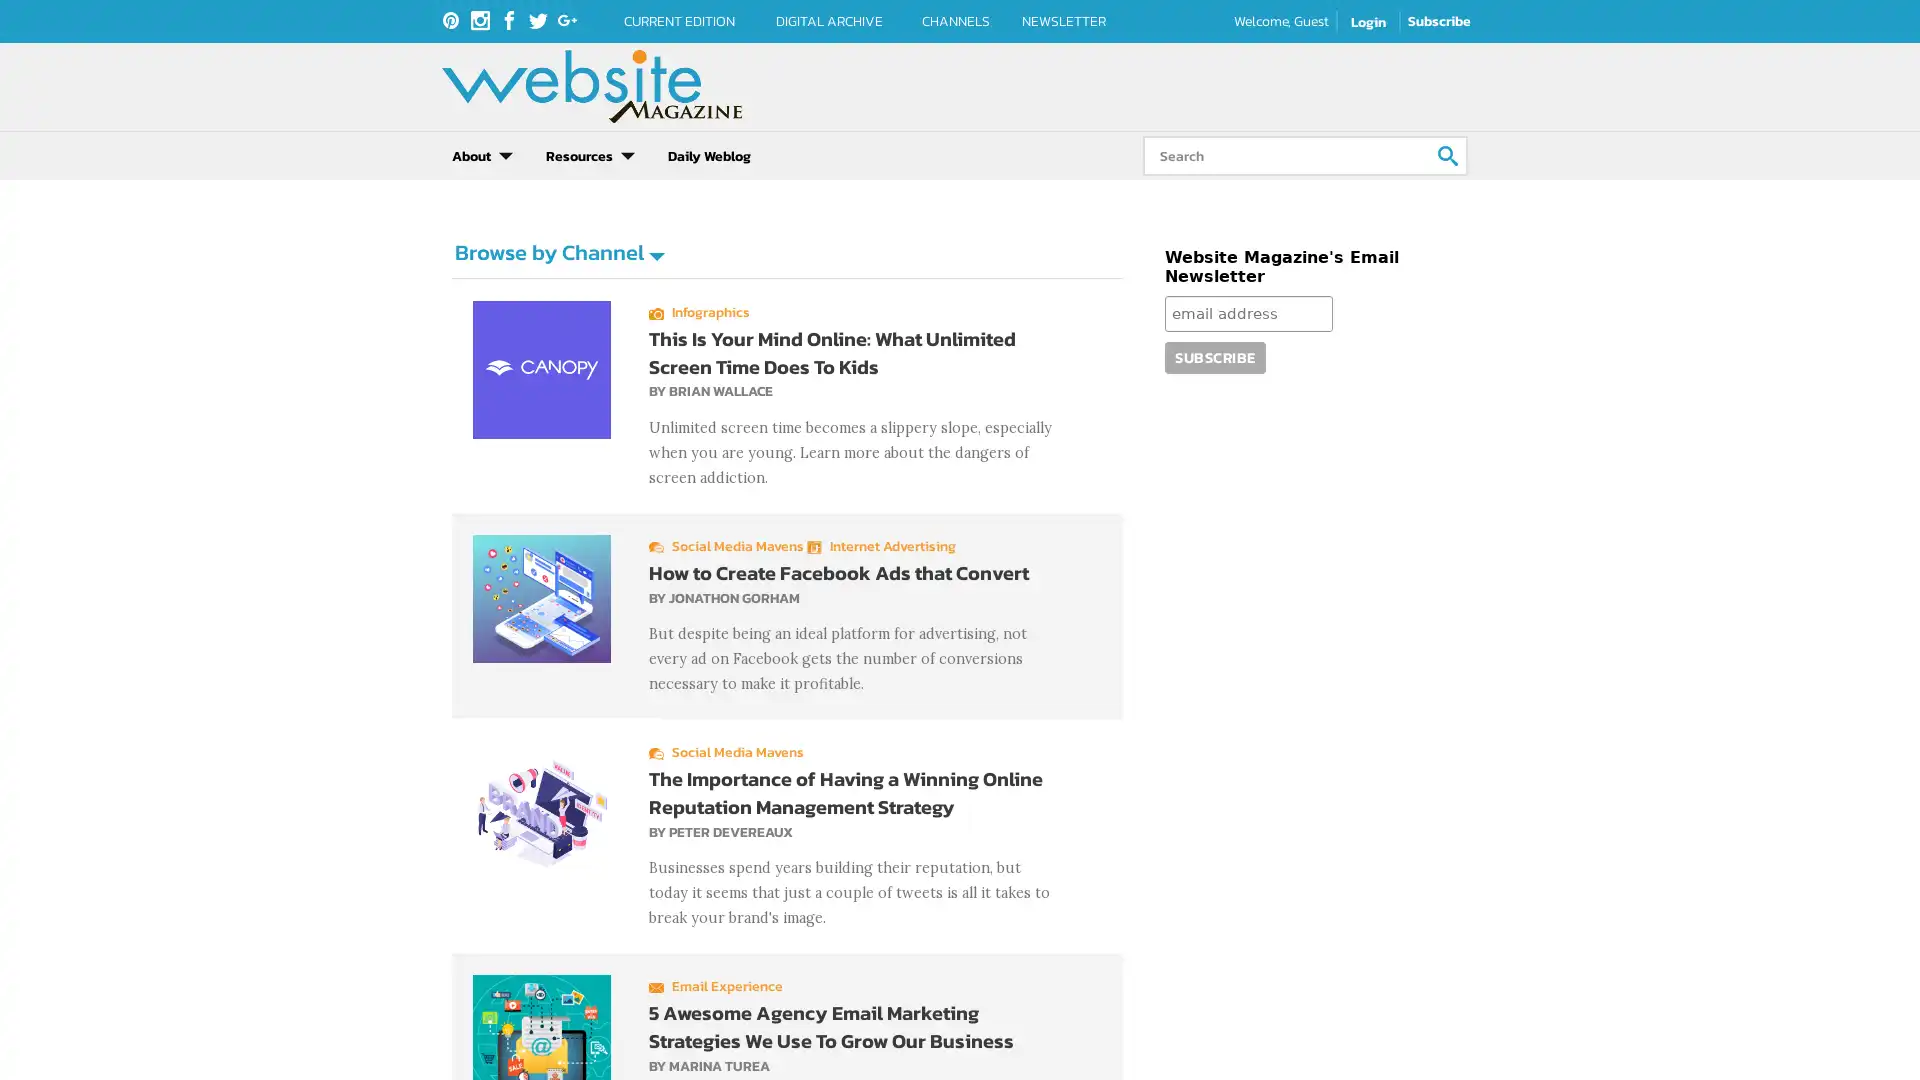 This screenshot has width=1920, height=1080. Describe the element at coordinates (1448, 154) in the screenshot. I see `button` at that location.